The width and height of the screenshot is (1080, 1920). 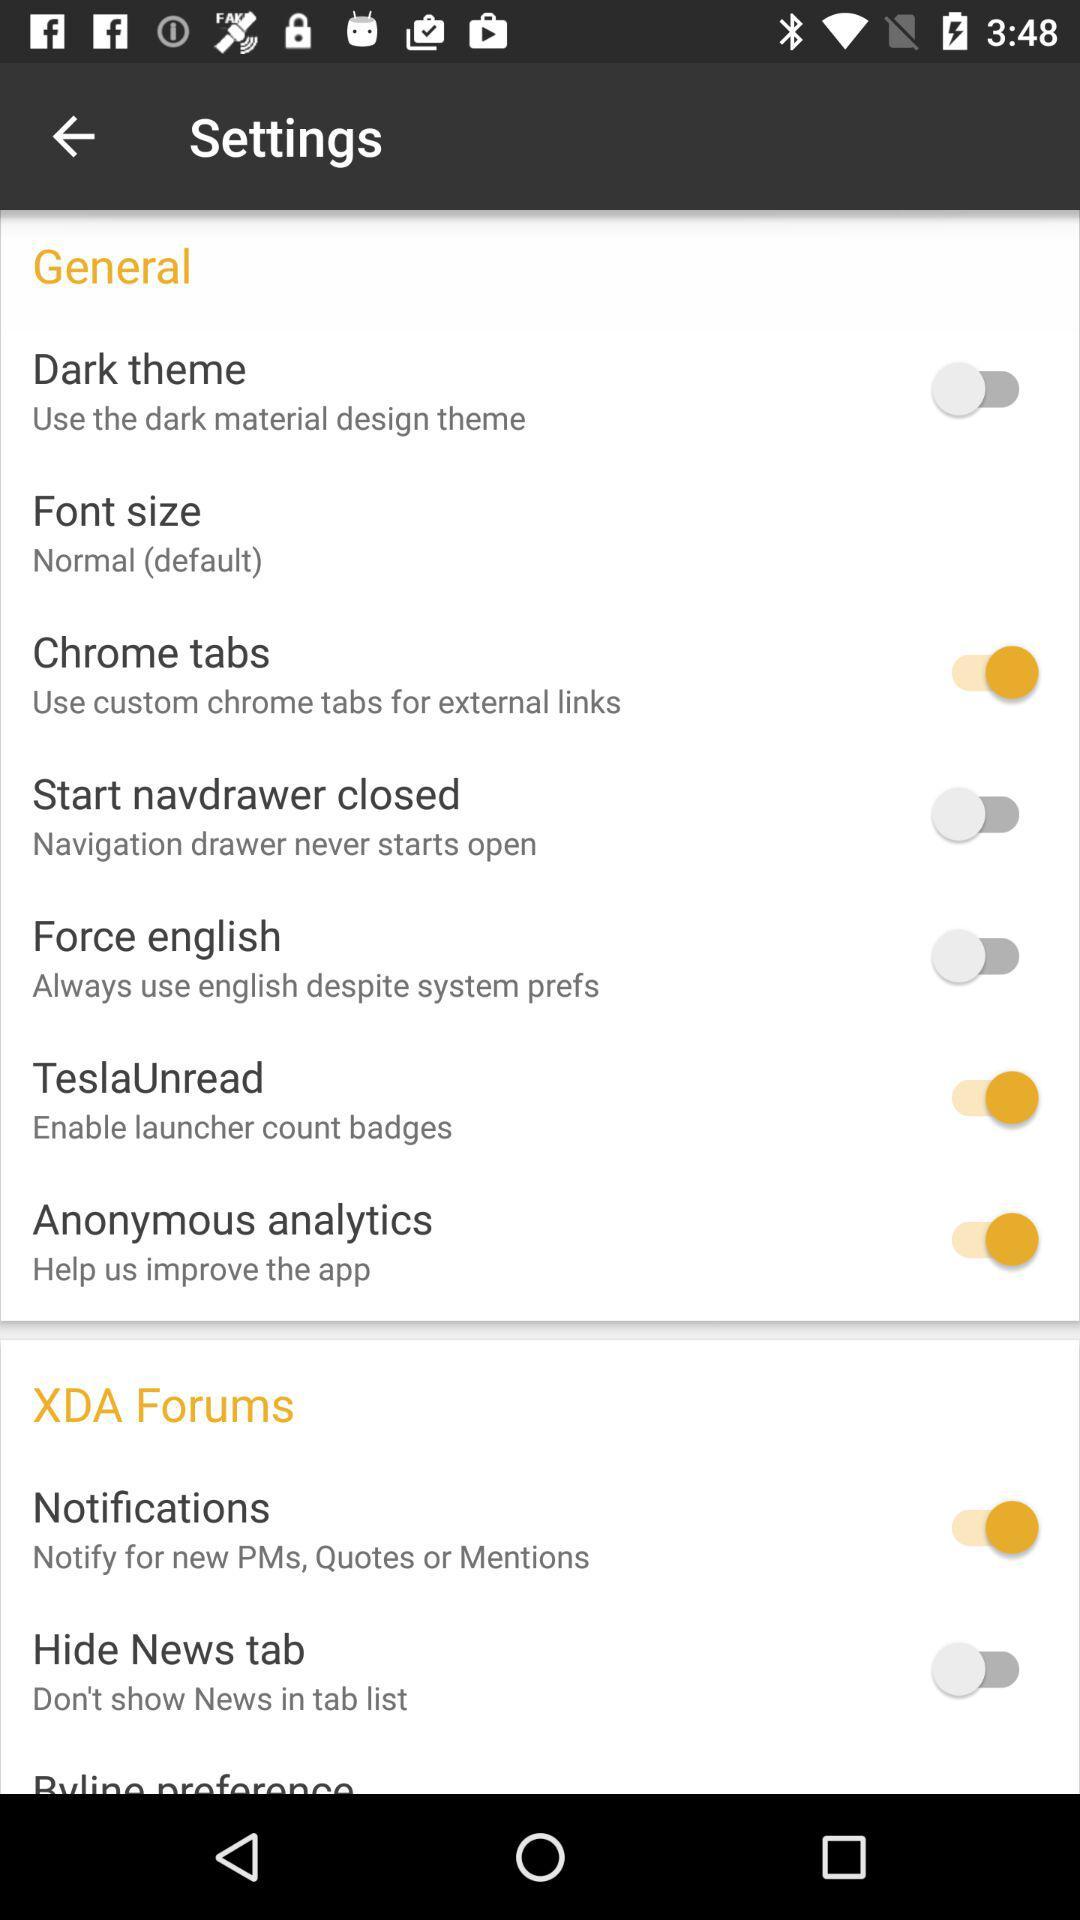 What do you see at coordinates (984, 388) in the screenshot?
I see `dark theme` at bounding box center [984, 388].